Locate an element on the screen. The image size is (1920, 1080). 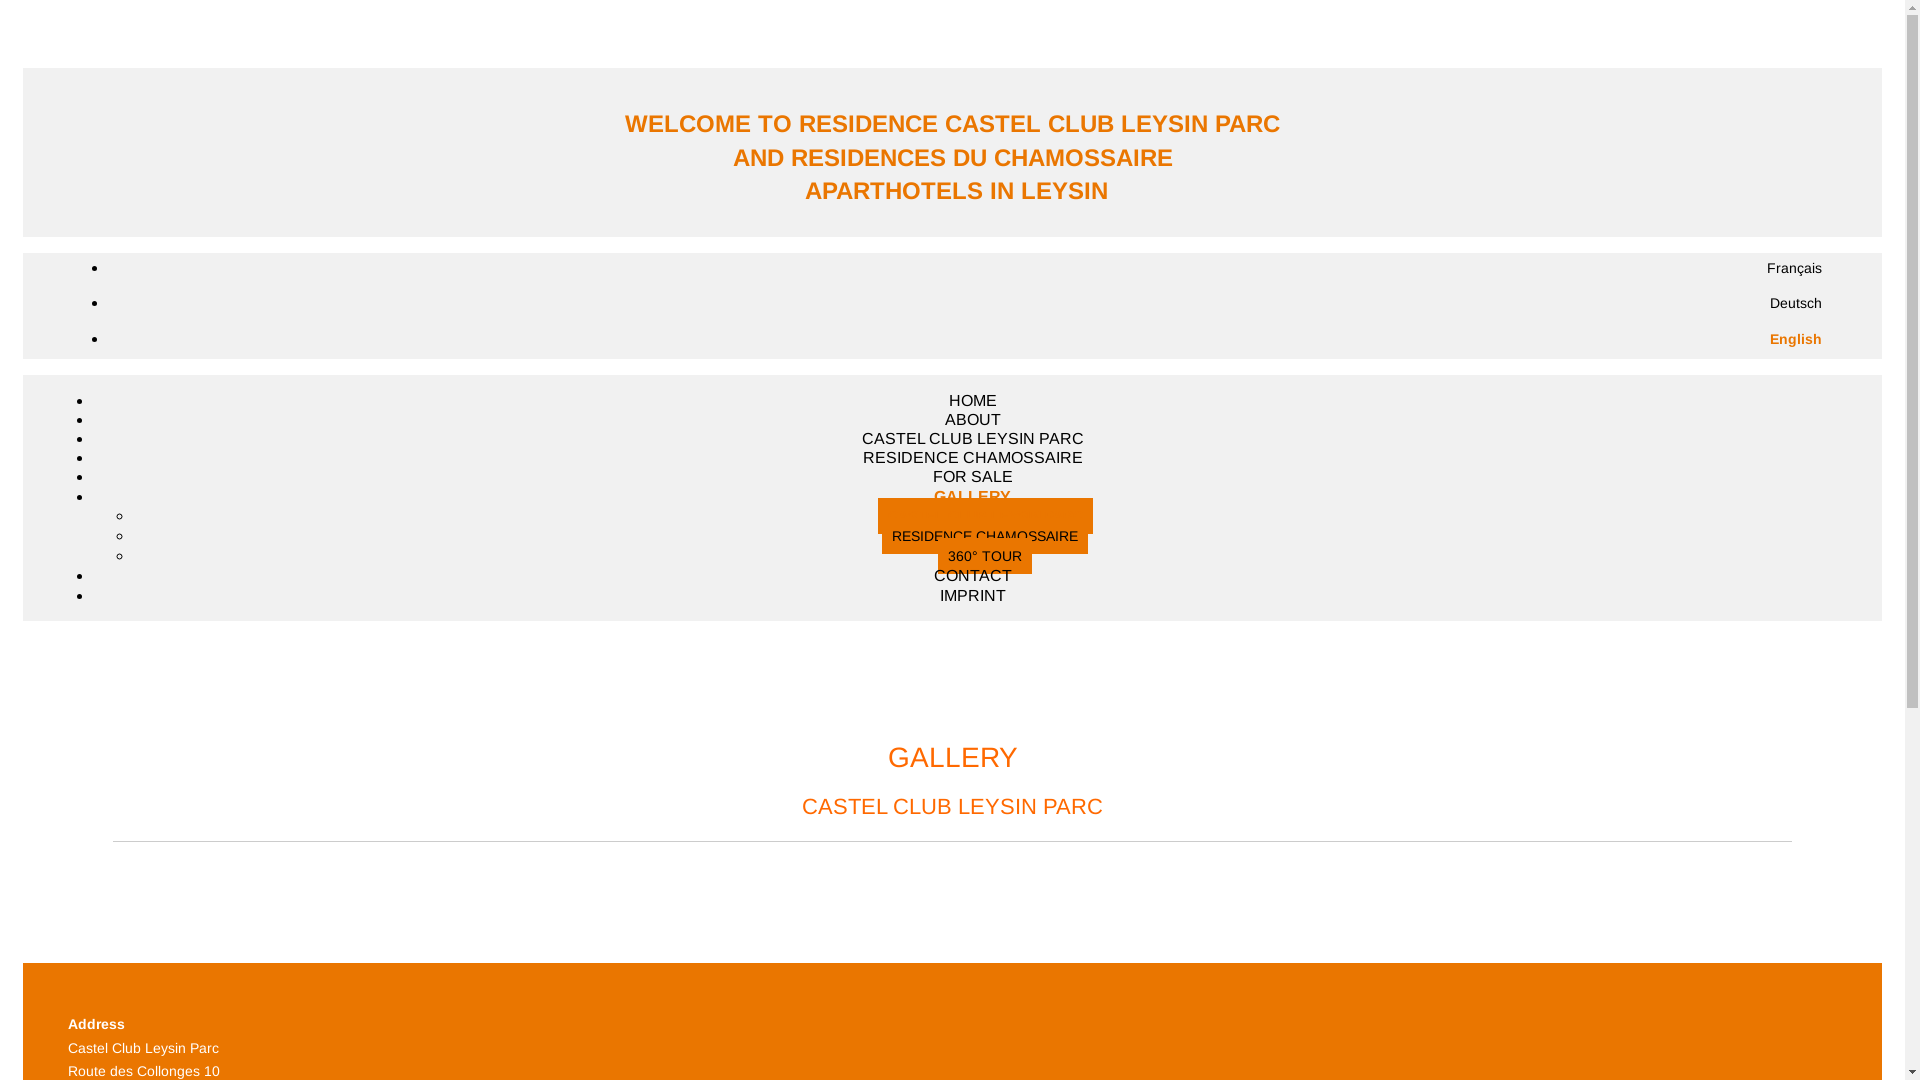
'IMPRINT' is located at coordinates (973, 594).